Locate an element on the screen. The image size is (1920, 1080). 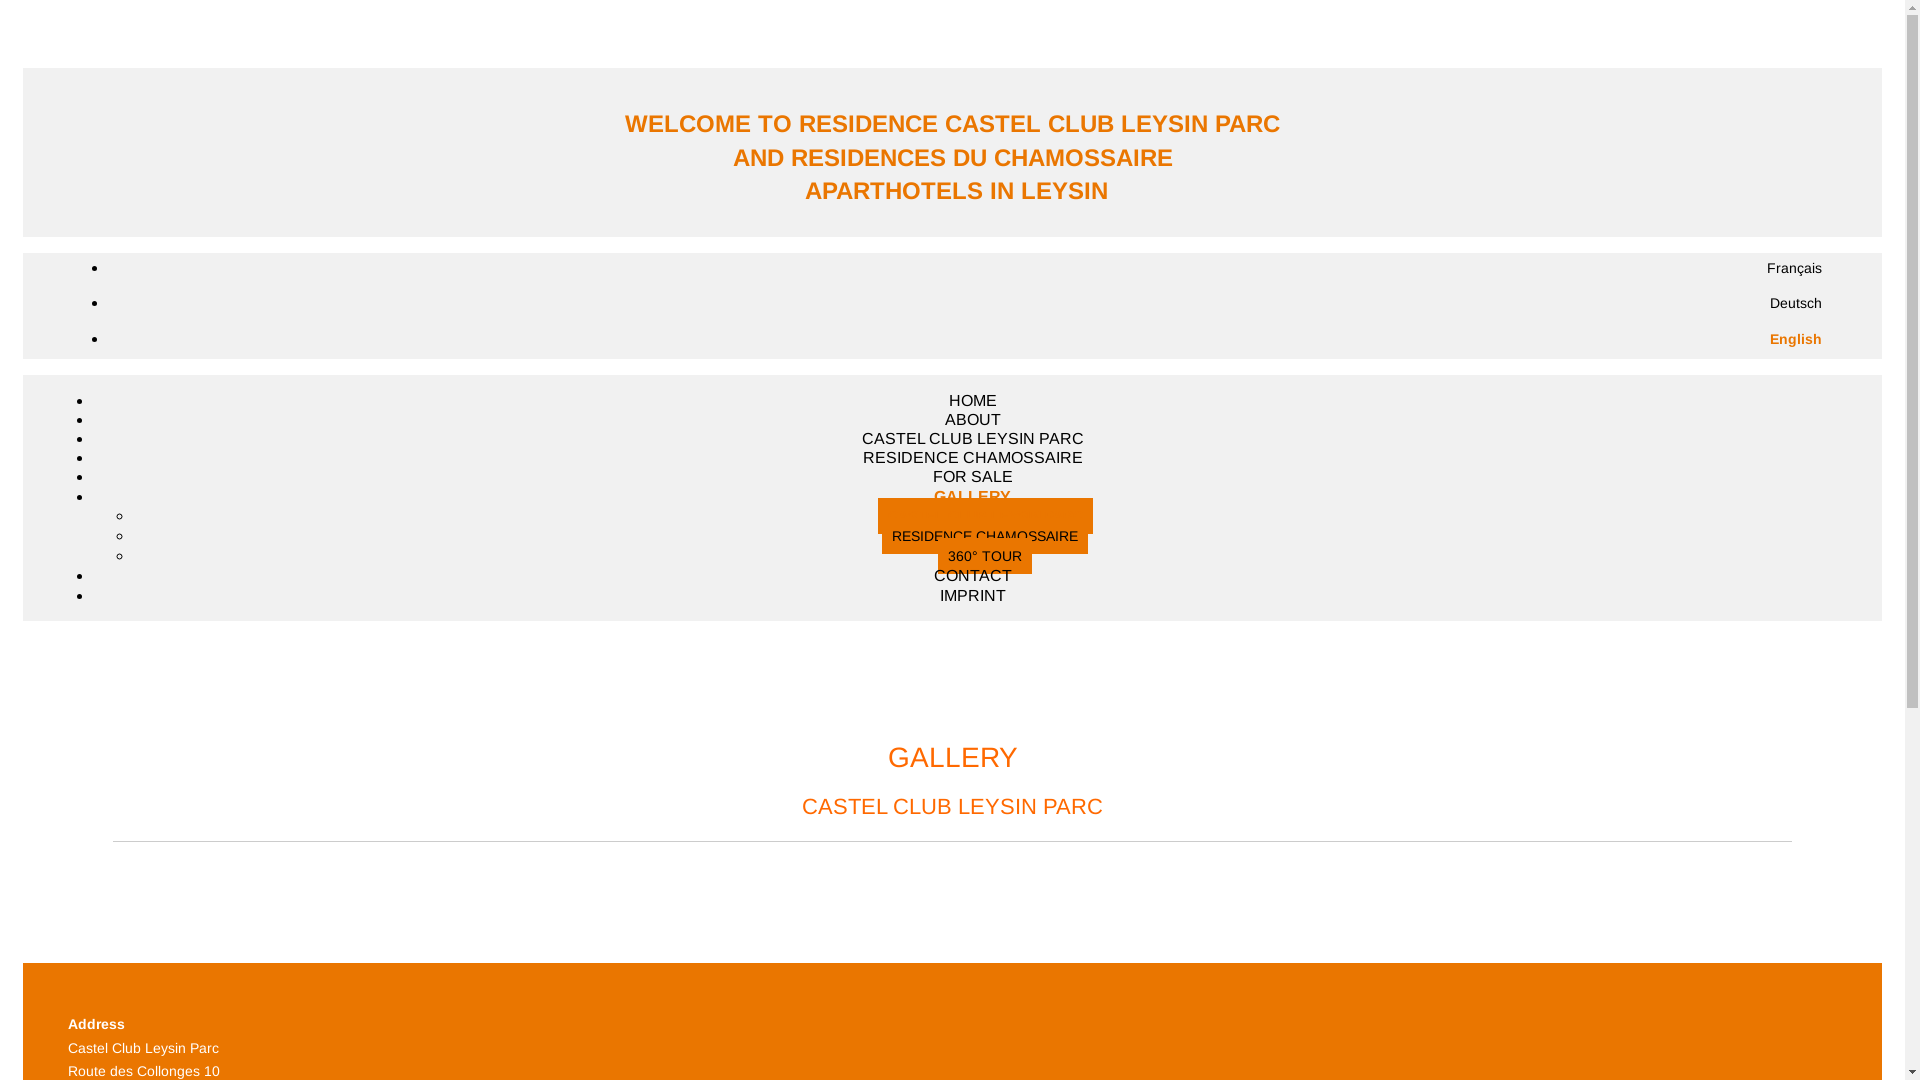
'IMPRINT' is located at coordinates (973, 594).